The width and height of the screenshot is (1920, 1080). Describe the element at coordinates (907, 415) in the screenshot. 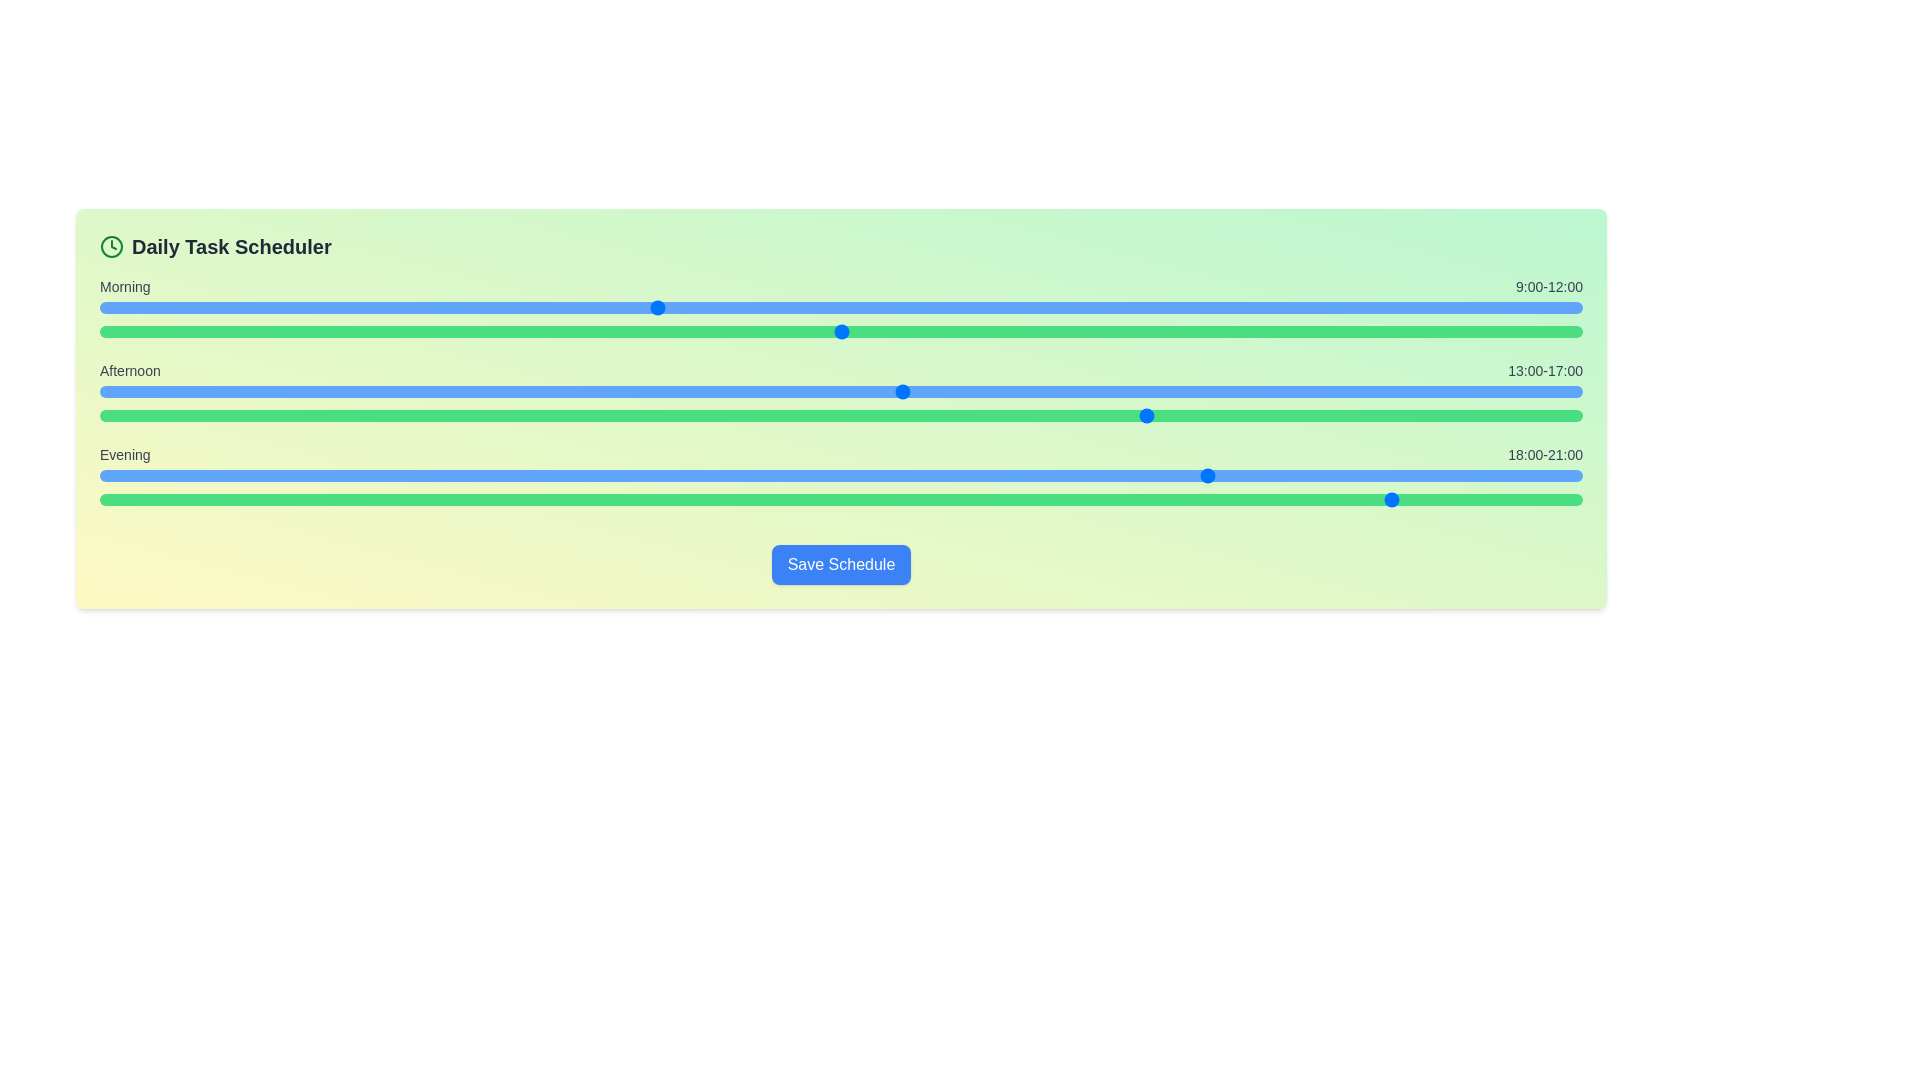

I see `the end time for the afternoon period to 19 hours` at that location.